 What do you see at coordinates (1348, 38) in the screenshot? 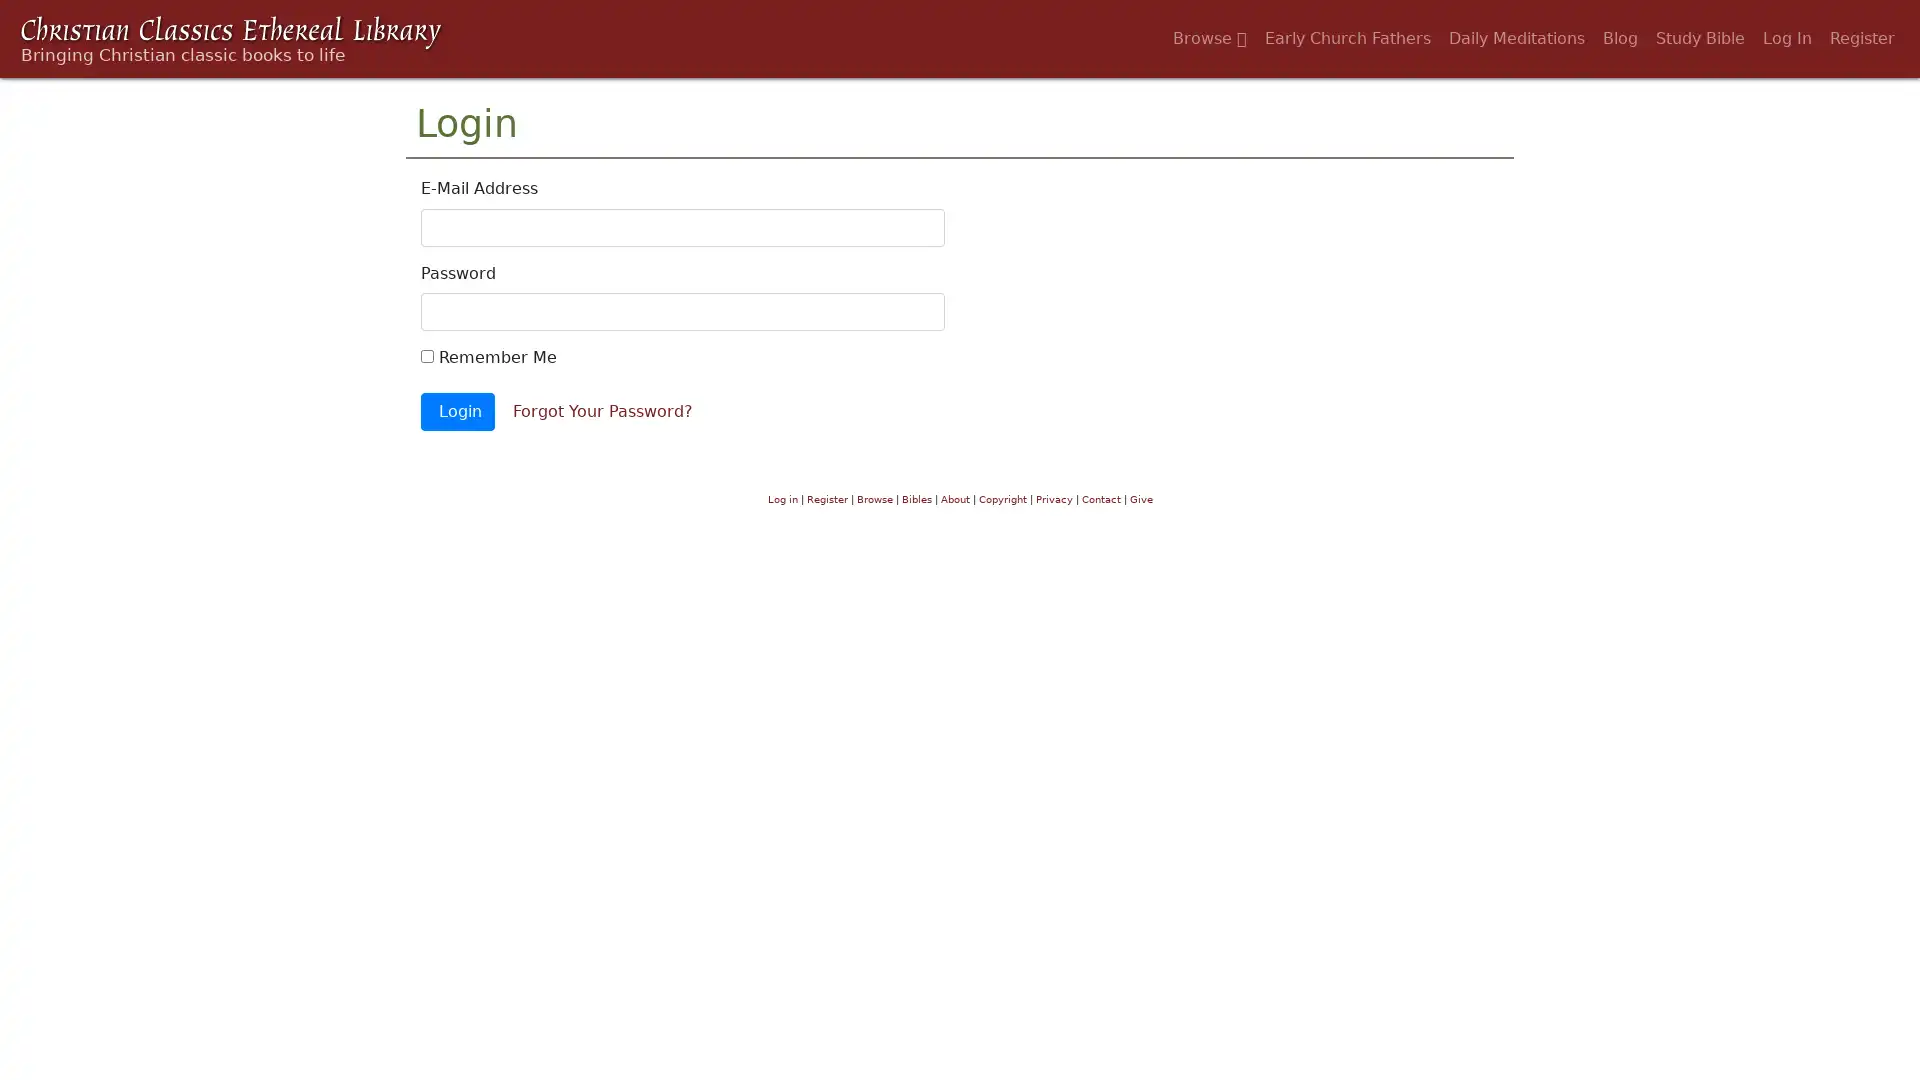
I see `Early Church Fathers` at bounding box center [1348, 38].